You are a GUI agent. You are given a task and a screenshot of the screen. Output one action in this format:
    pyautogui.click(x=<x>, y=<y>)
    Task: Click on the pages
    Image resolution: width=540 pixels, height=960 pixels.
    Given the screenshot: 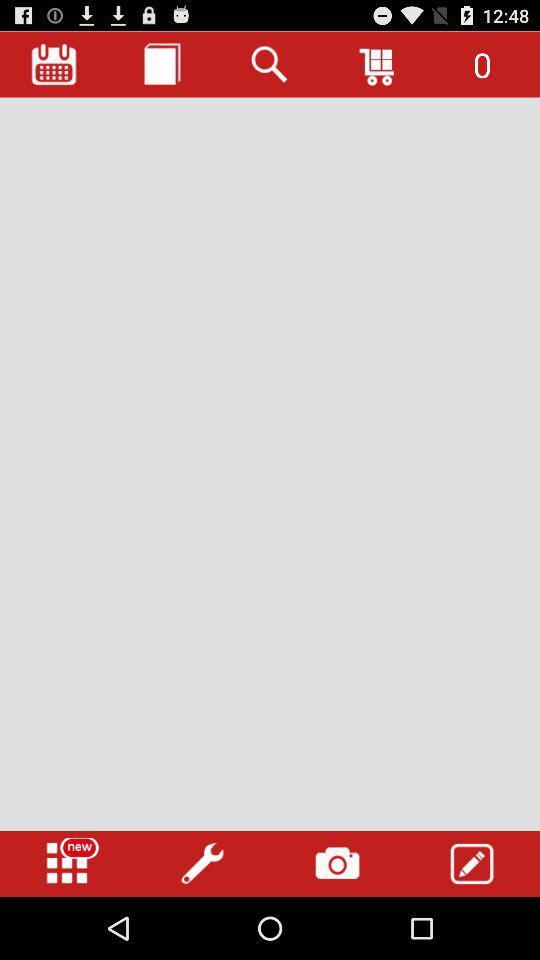 What is the action you would take?
    pyautogui.click(x=161, y=64)
    